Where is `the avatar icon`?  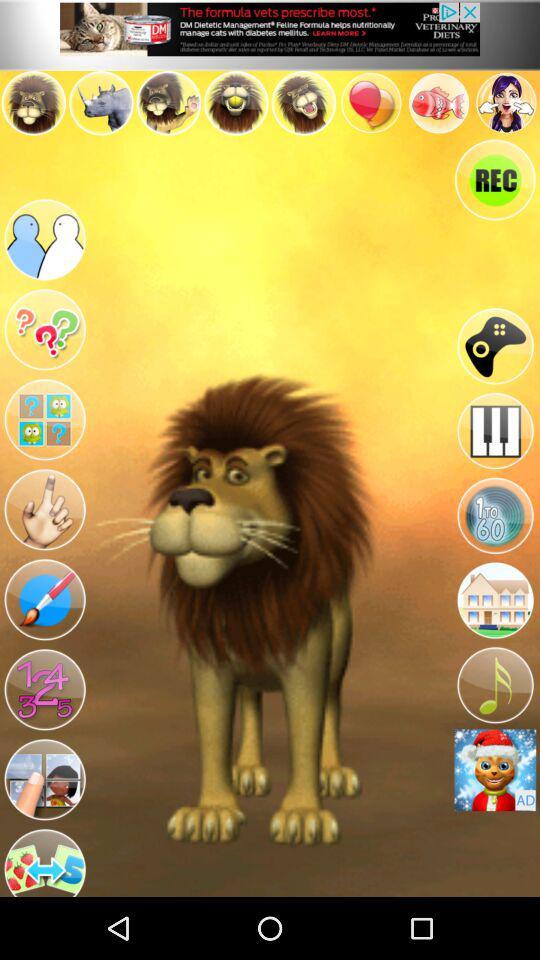 the avatar icon is located at coordinates (44, 834).